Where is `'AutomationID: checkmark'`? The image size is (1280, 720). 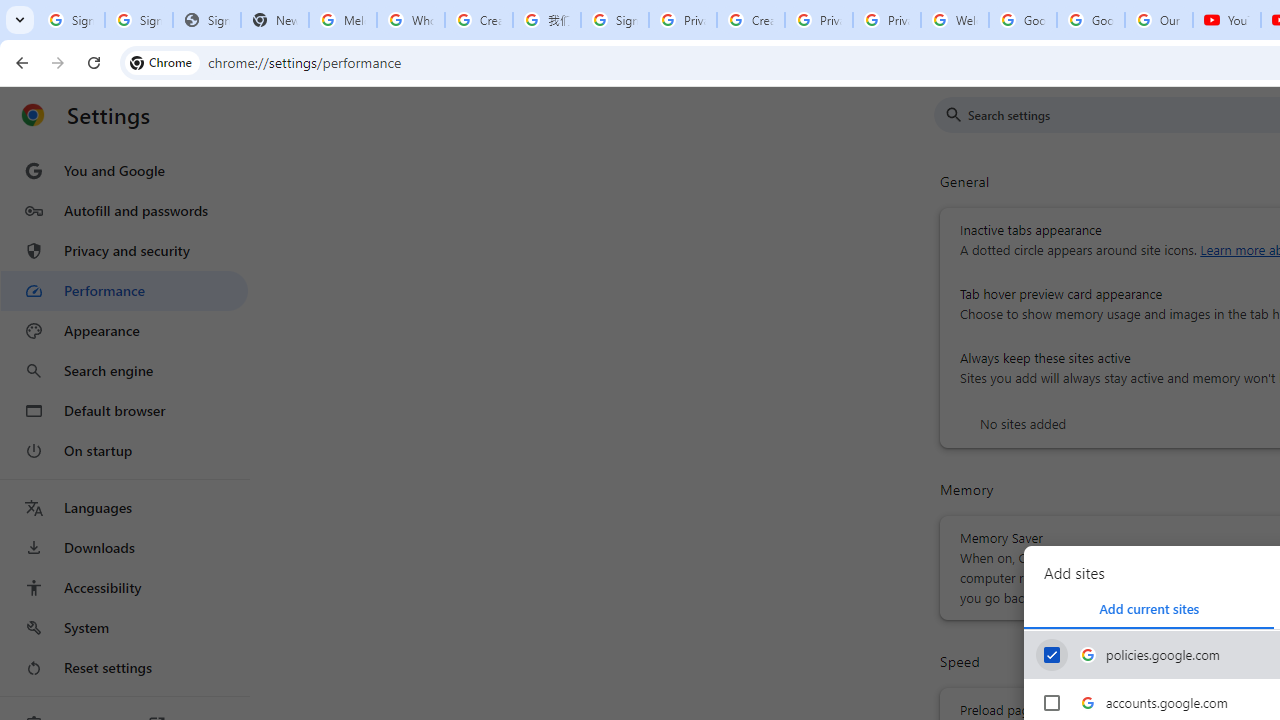 'AutomationID: checkmark' is located at coordinates (1051, 654).